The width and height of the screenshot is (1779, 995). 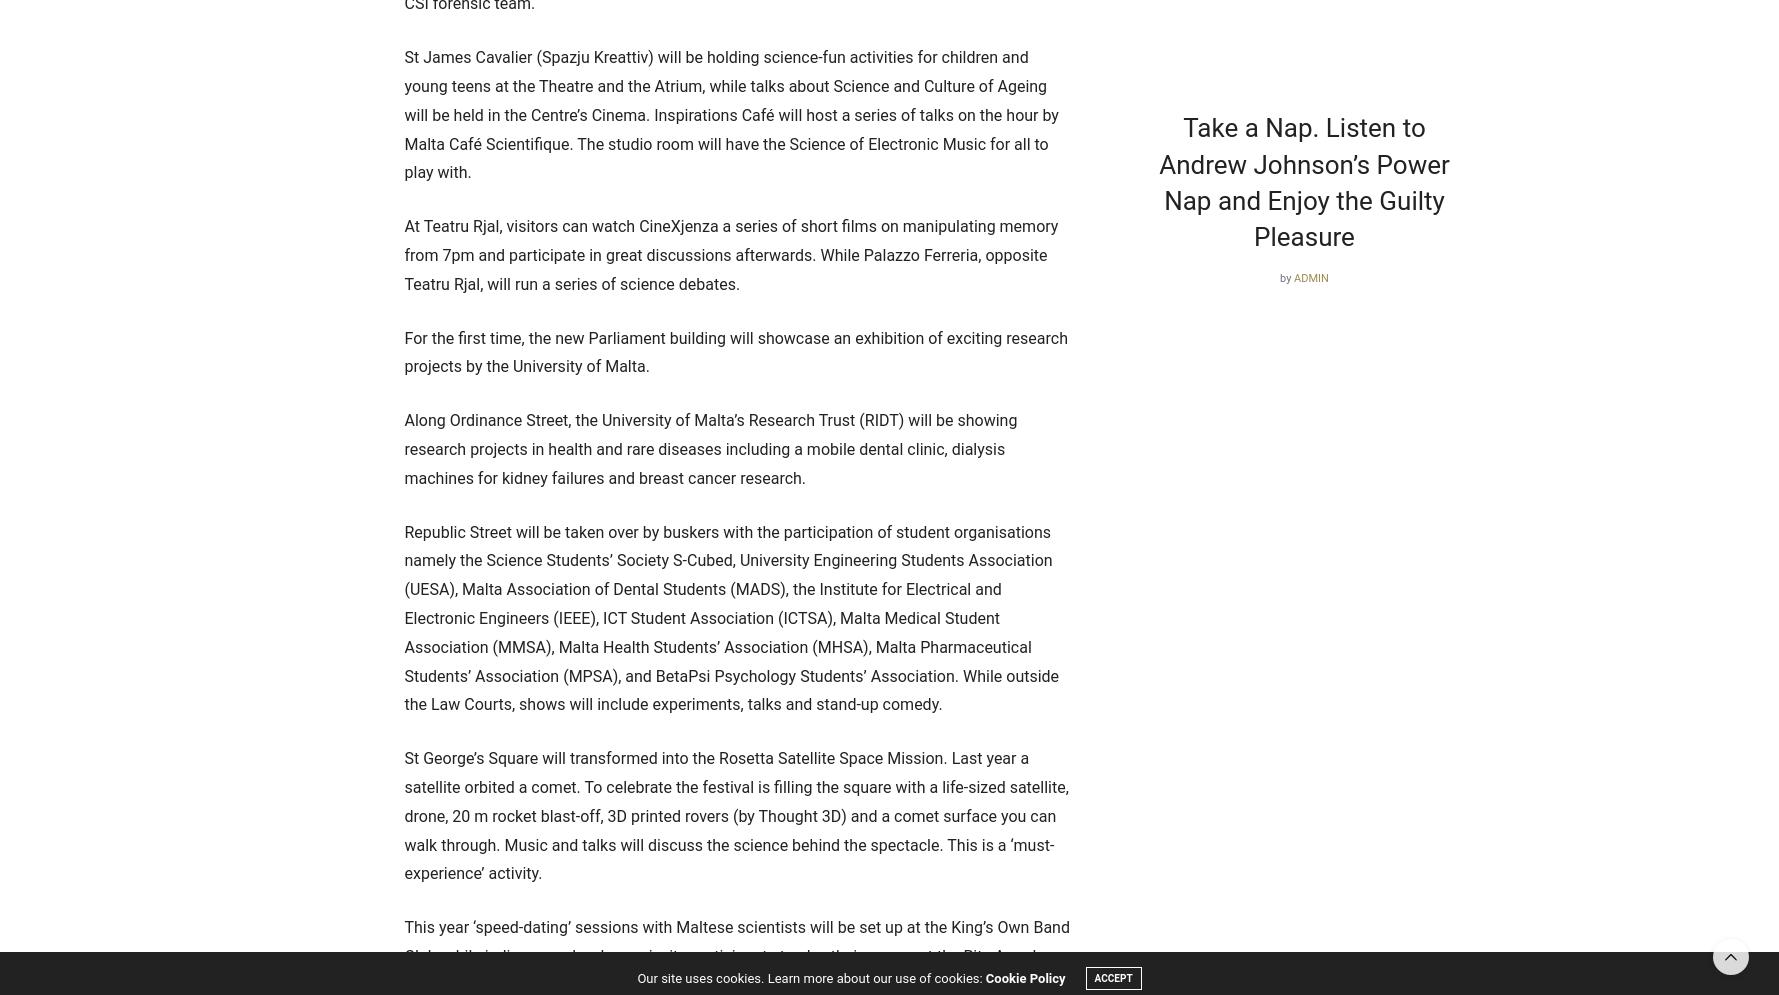 I want to click on 'For the first time, the new Parliament building will showcase an exhibition of exciting research projects by the University of Malta.', so click(x=735, y=351).